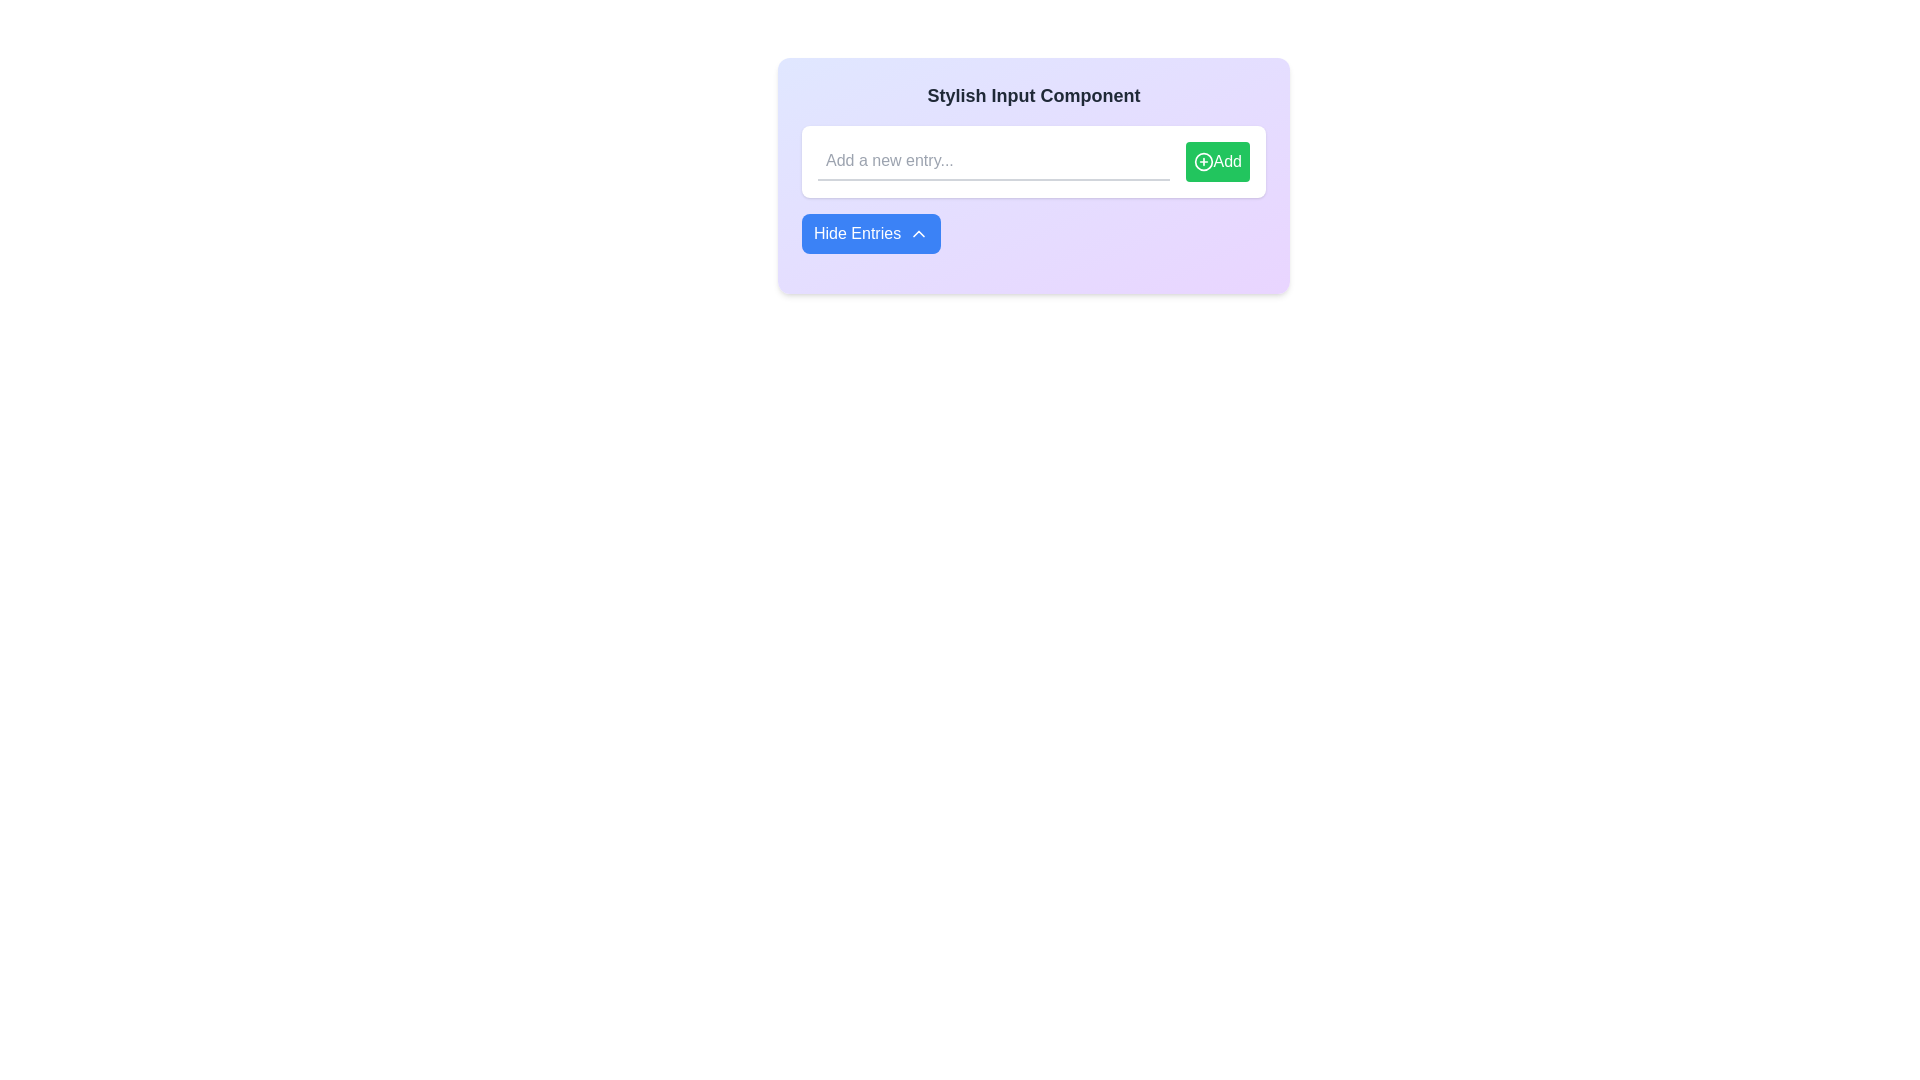 The width and height of the screenshot is (1920, 1080). Describe the element at coordinates (1202, 161) in the screenshot. I see `the 'Add' icon located within the green 'Add' button to the right of the input field labeled 'Add a new entry...'` at that location.